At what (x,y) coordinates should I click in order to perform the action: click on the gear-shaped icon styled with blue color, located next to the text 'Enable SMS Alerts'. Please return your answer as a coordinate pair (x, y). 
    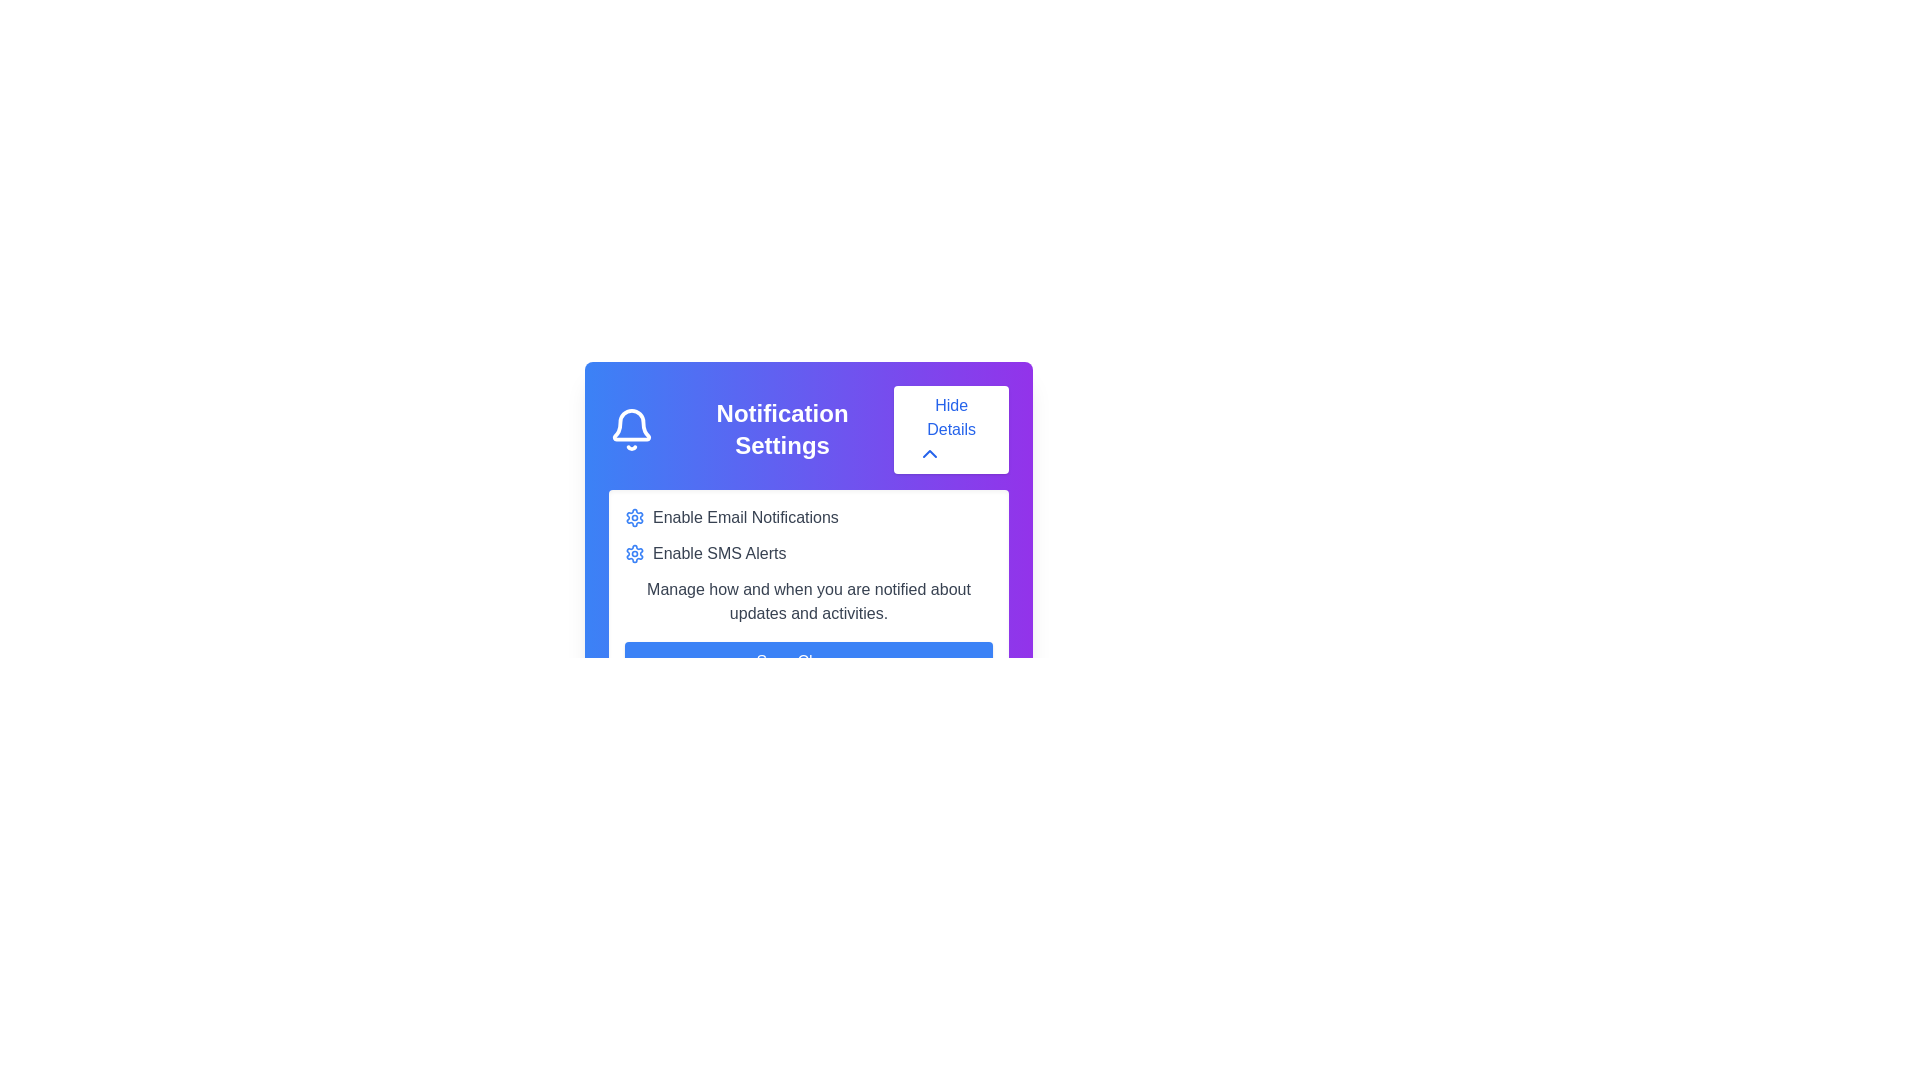
    Looking at the image, I should click on (633, 554).